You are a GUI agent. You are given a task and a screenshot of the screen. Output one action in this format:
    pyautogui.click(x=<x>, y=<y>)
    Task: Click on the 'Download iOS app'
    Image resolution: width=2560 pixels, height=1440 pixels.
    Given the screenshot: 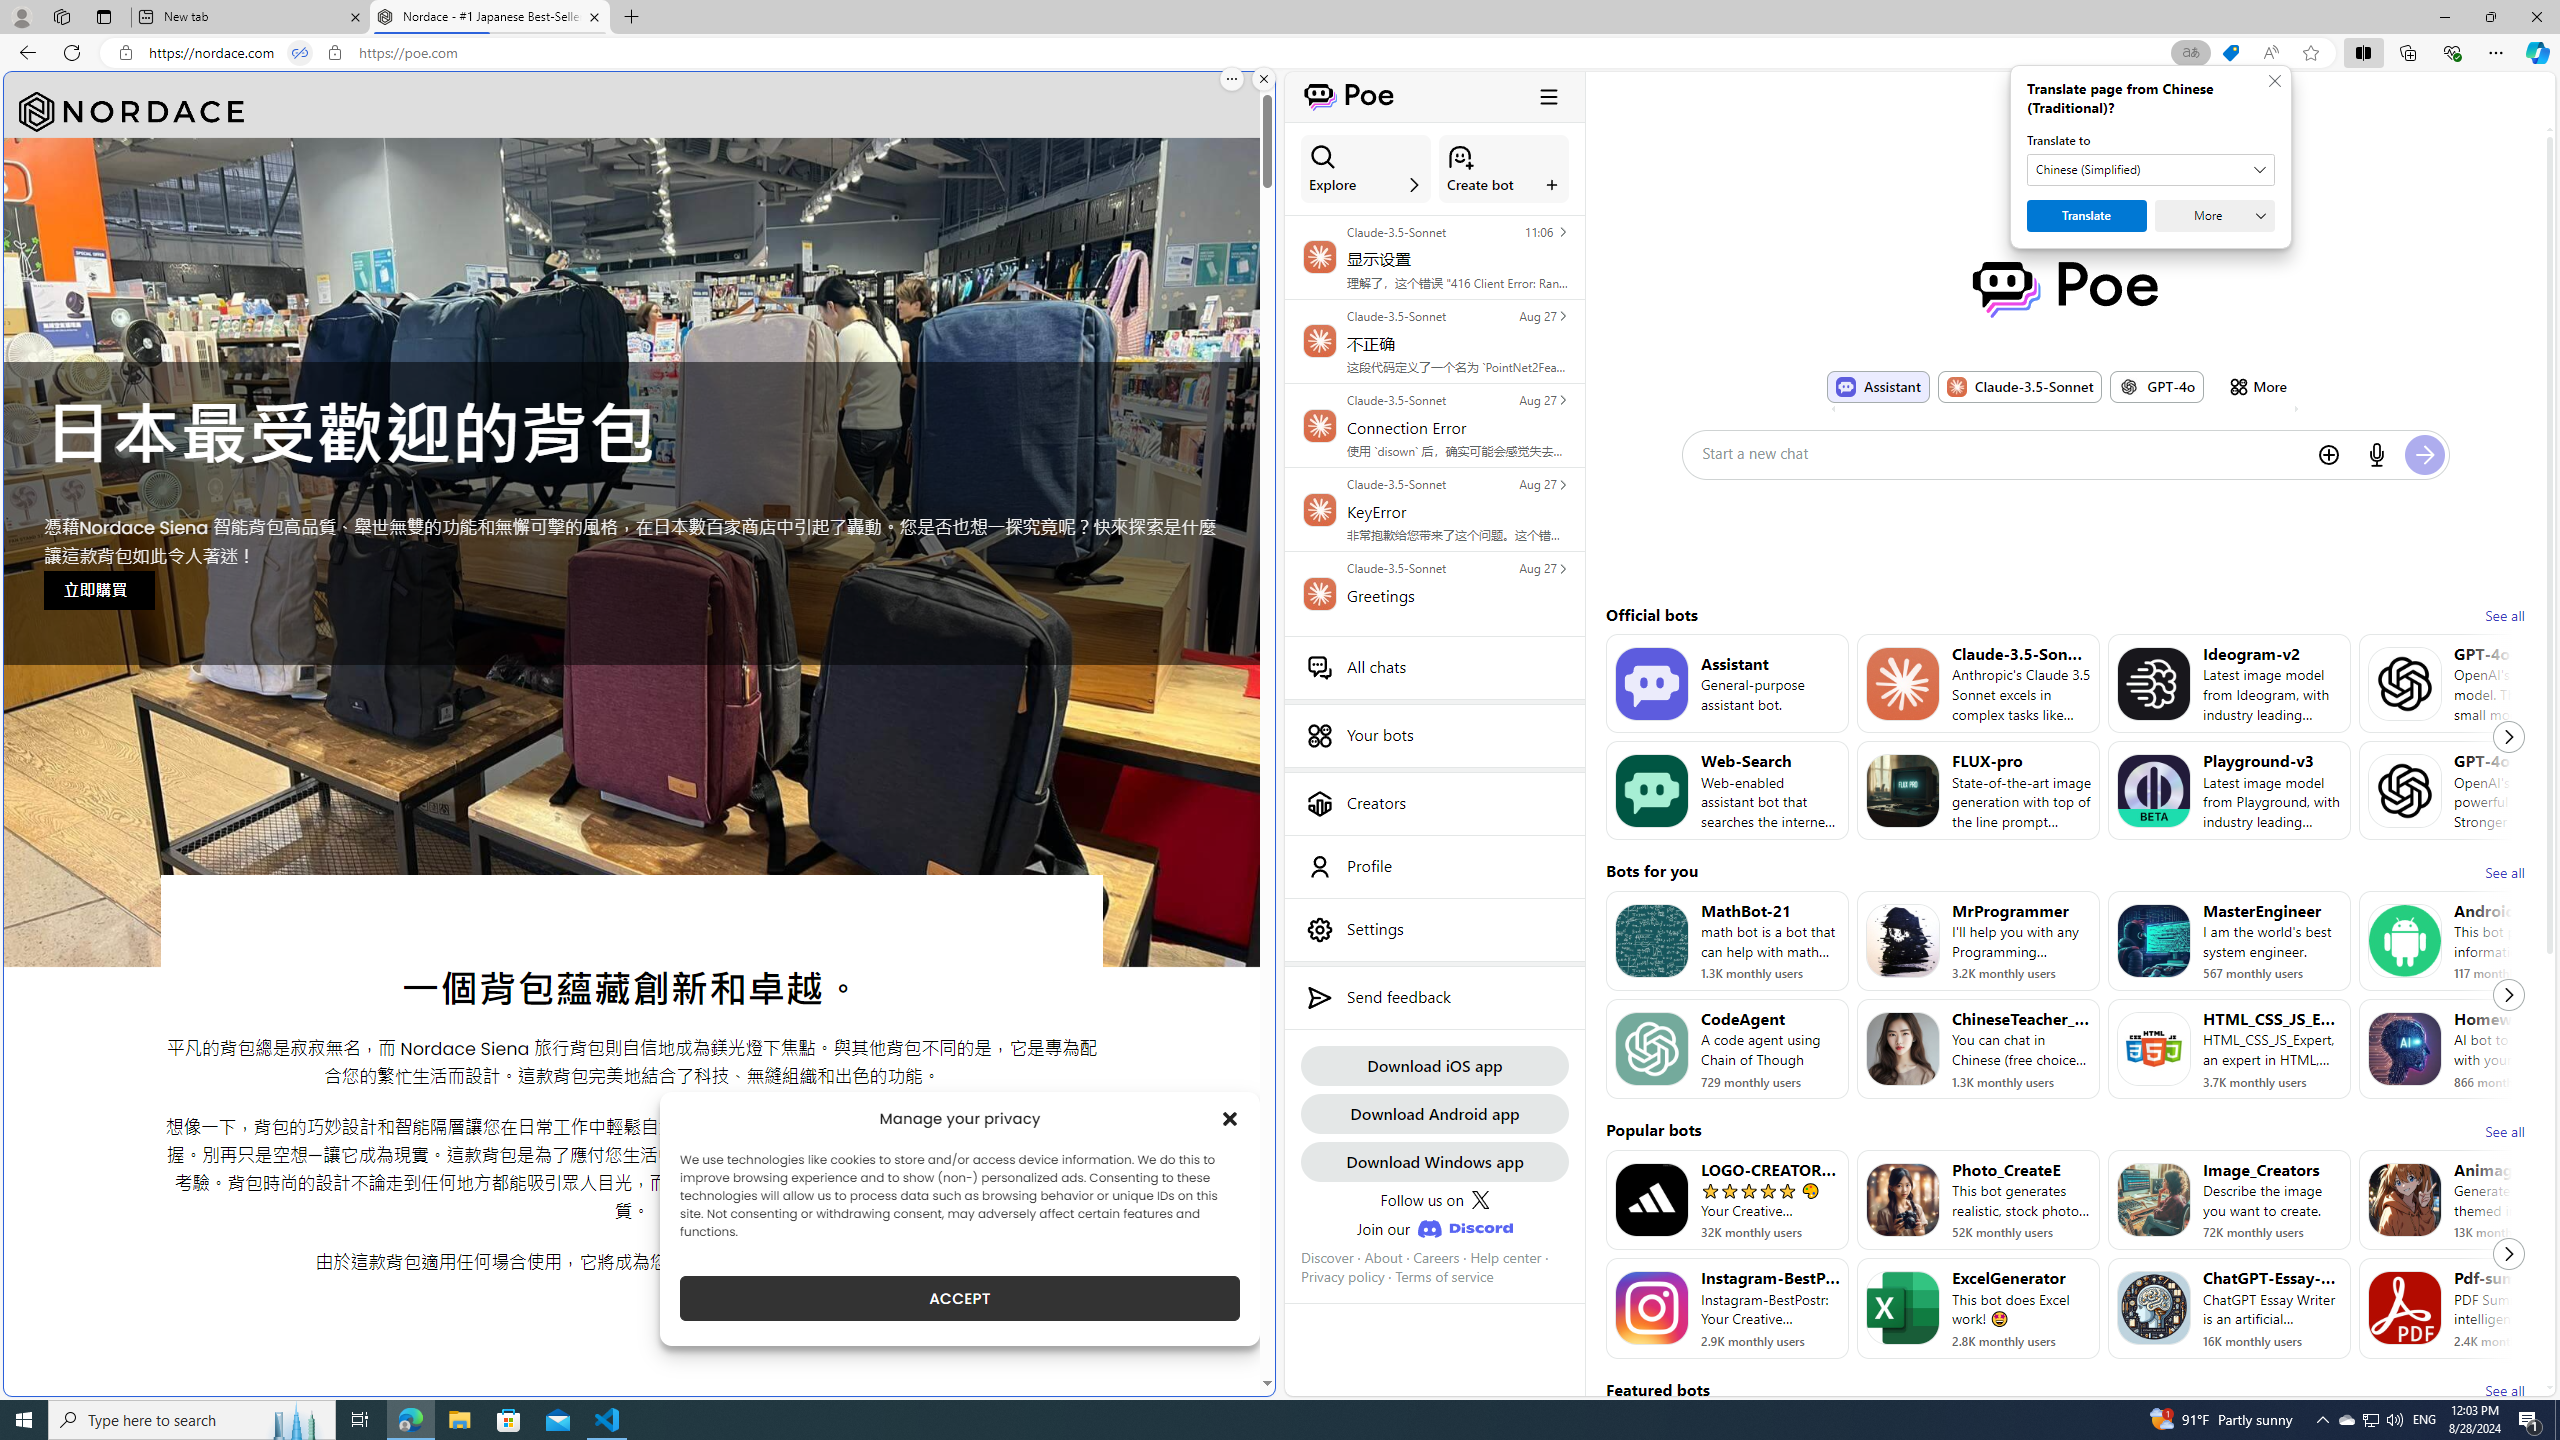 What is the action you would take?
    pyautogui.click(x=1434, y=1064)
    